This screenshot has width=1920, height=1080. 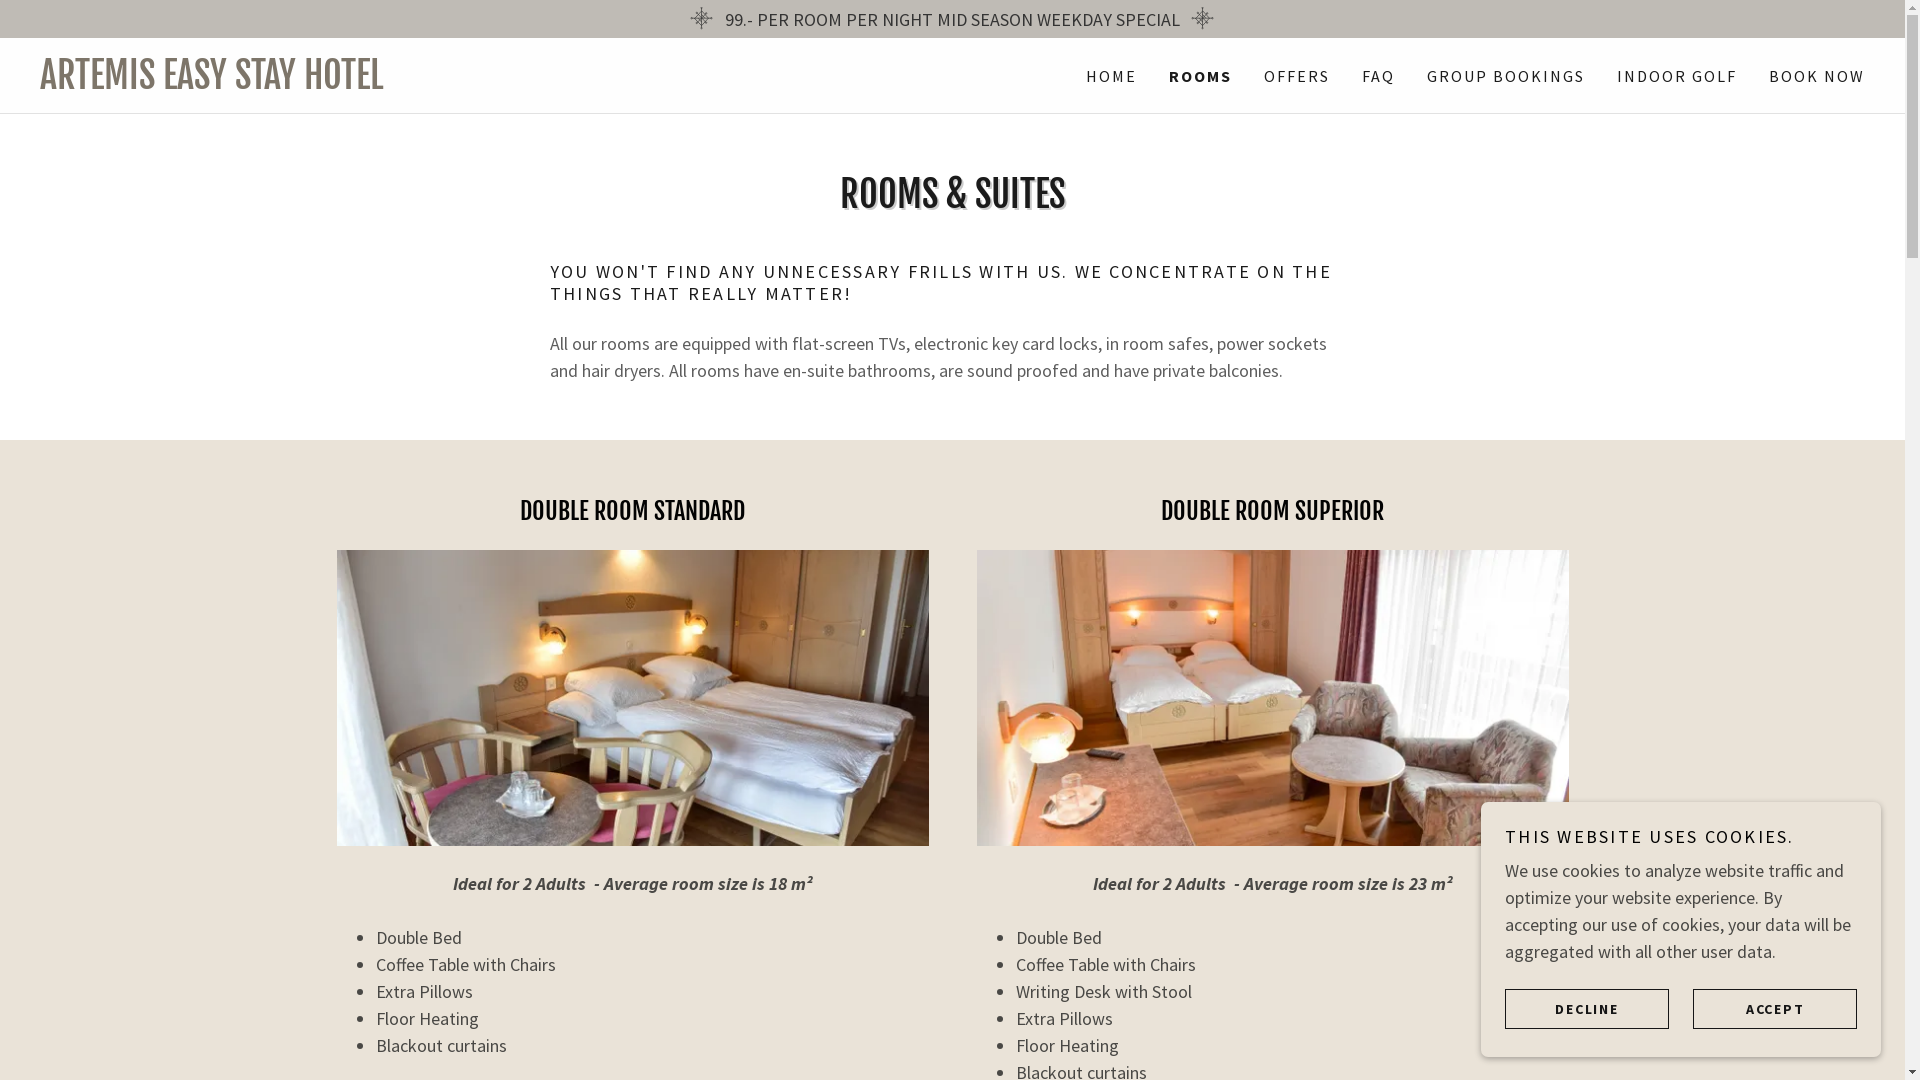 What do you see at coordinates (1506, 75) in the screenshot?
I see `'GROUP BOOKINGS'` at bounding box center [1506, 75].